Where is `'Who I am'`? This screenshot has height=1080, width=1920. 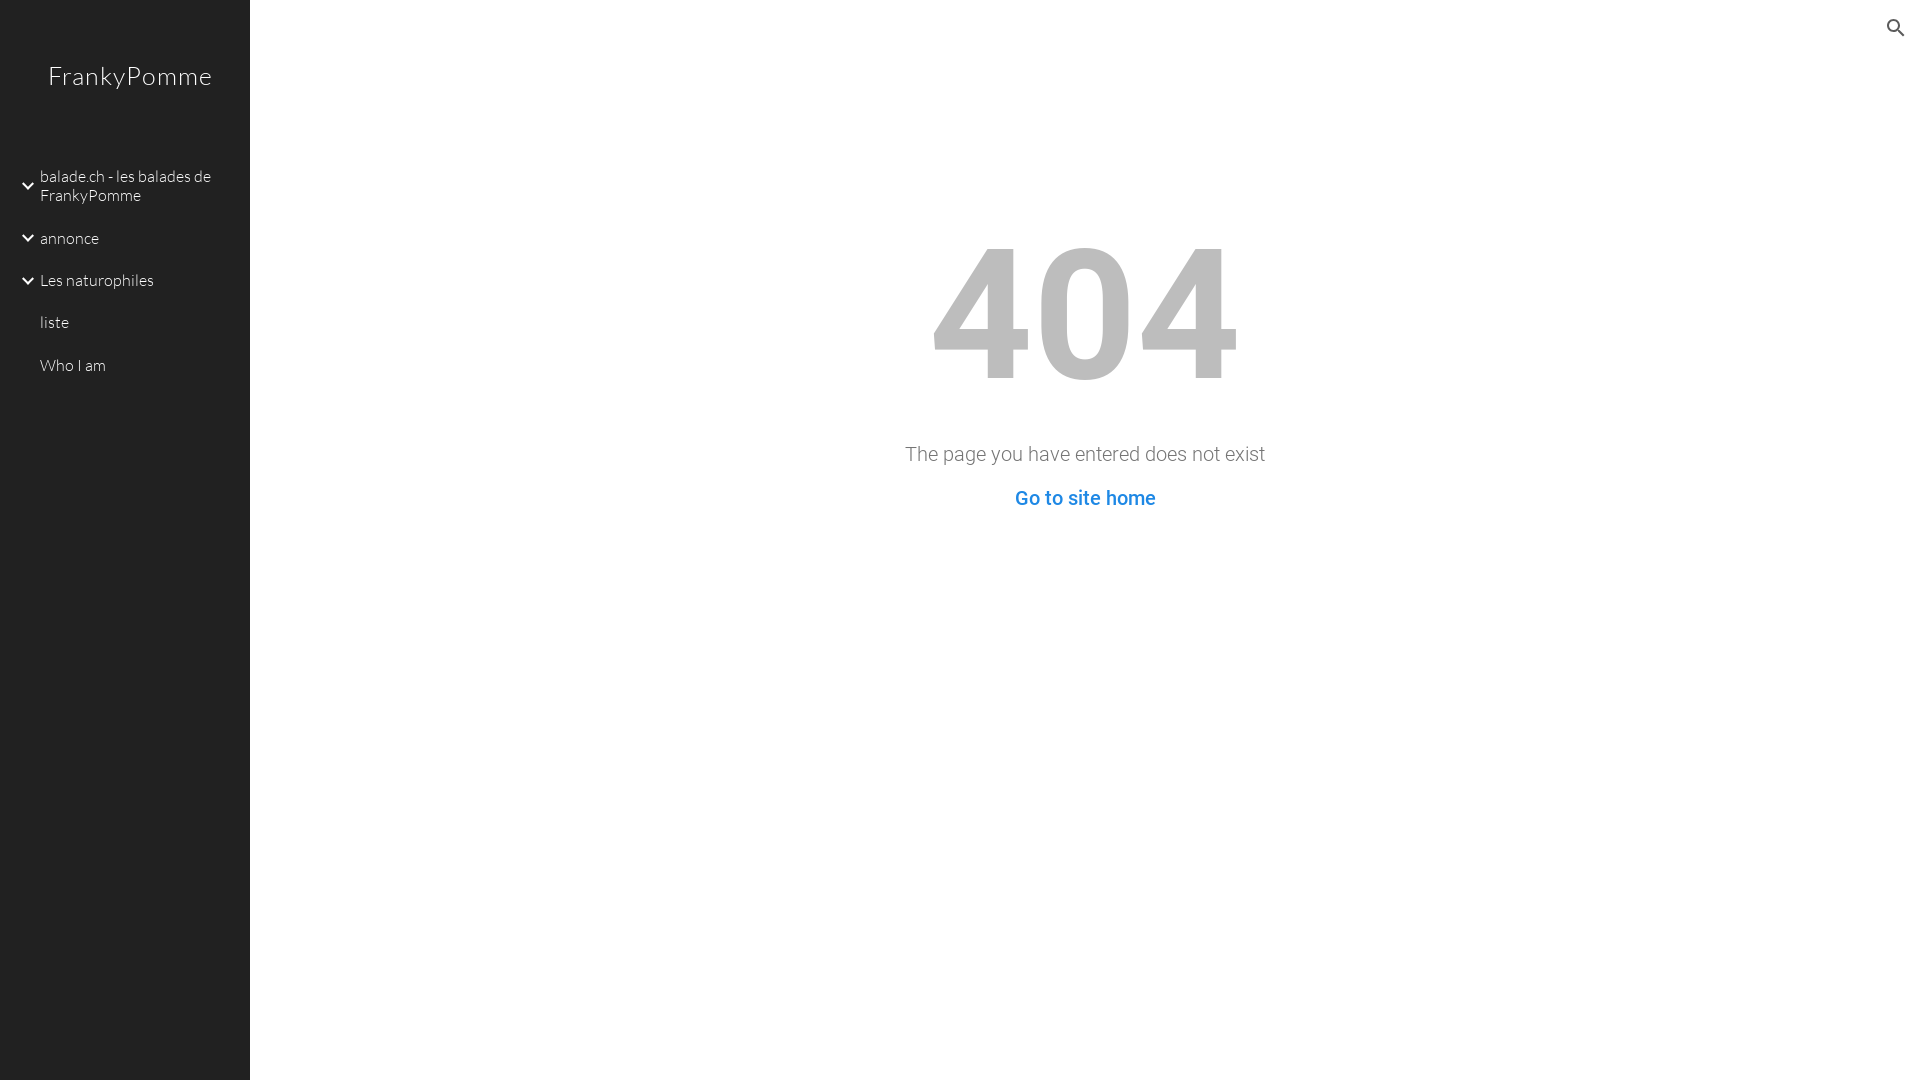 'Who I am' is located at coordinates (136, 365).